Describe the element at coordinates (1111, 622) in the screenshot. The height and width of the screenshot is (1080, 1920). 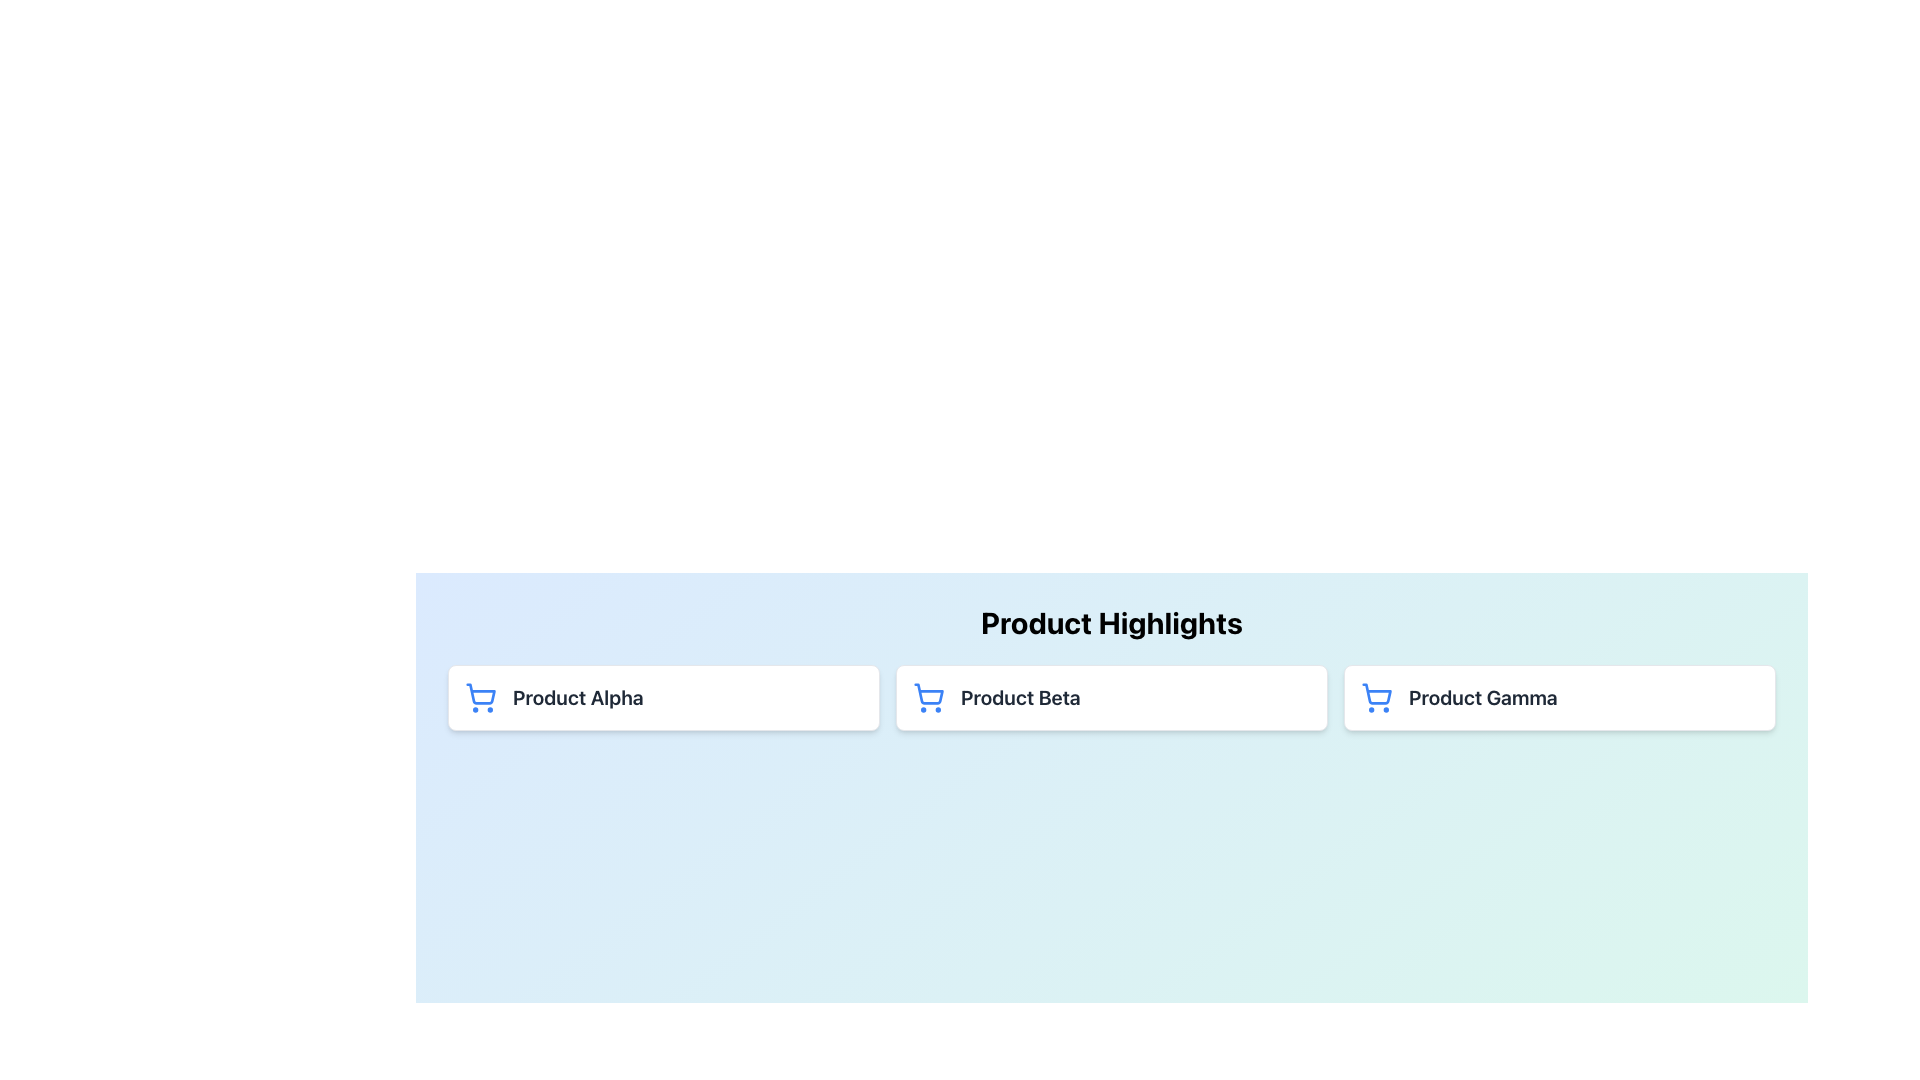
I see `the heading element that introduces the section containing product details, positioned above the grid layout of product cards` at that location.